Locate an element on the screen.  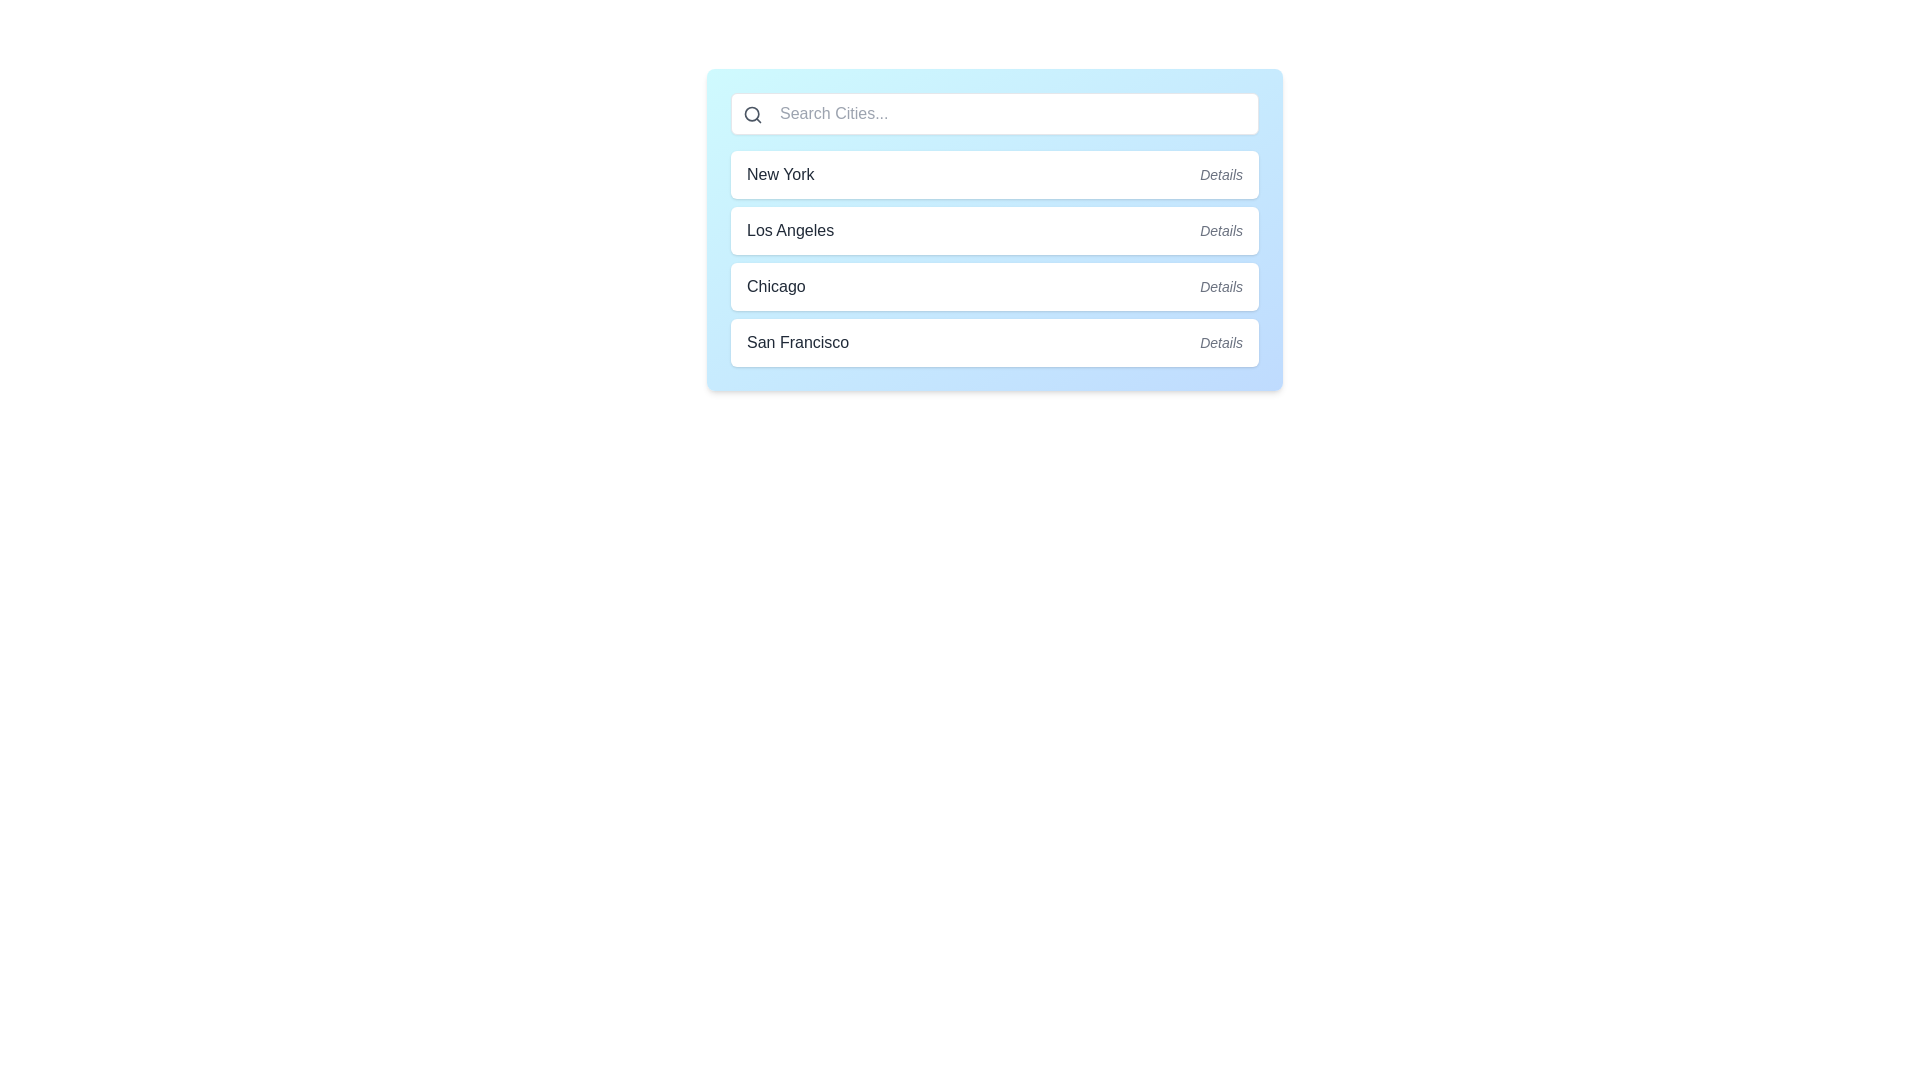
the text label in the upper right corner of the row associated with 'New York' is located at coordinates (1220, 173).